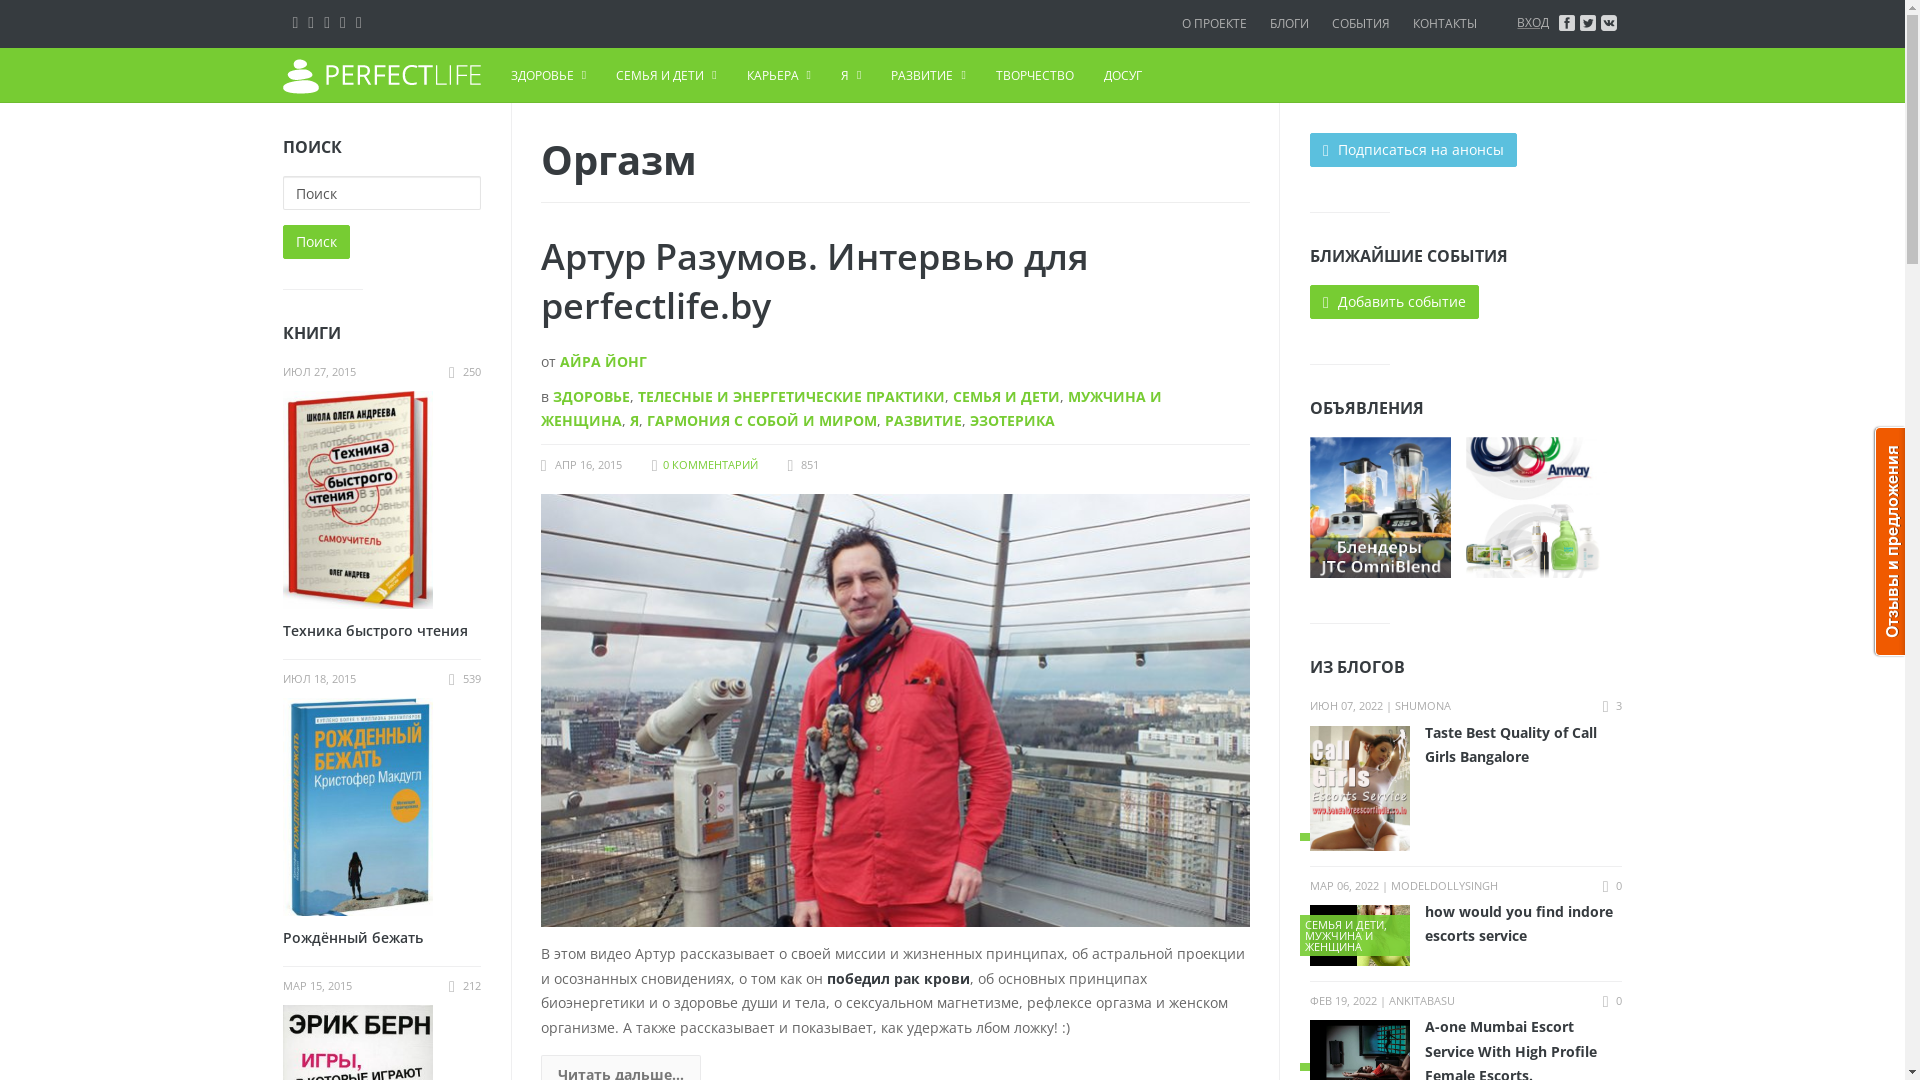  I want to click on 'Taste Best Quality of Call Girls Bangalore', so click(1466, 744).